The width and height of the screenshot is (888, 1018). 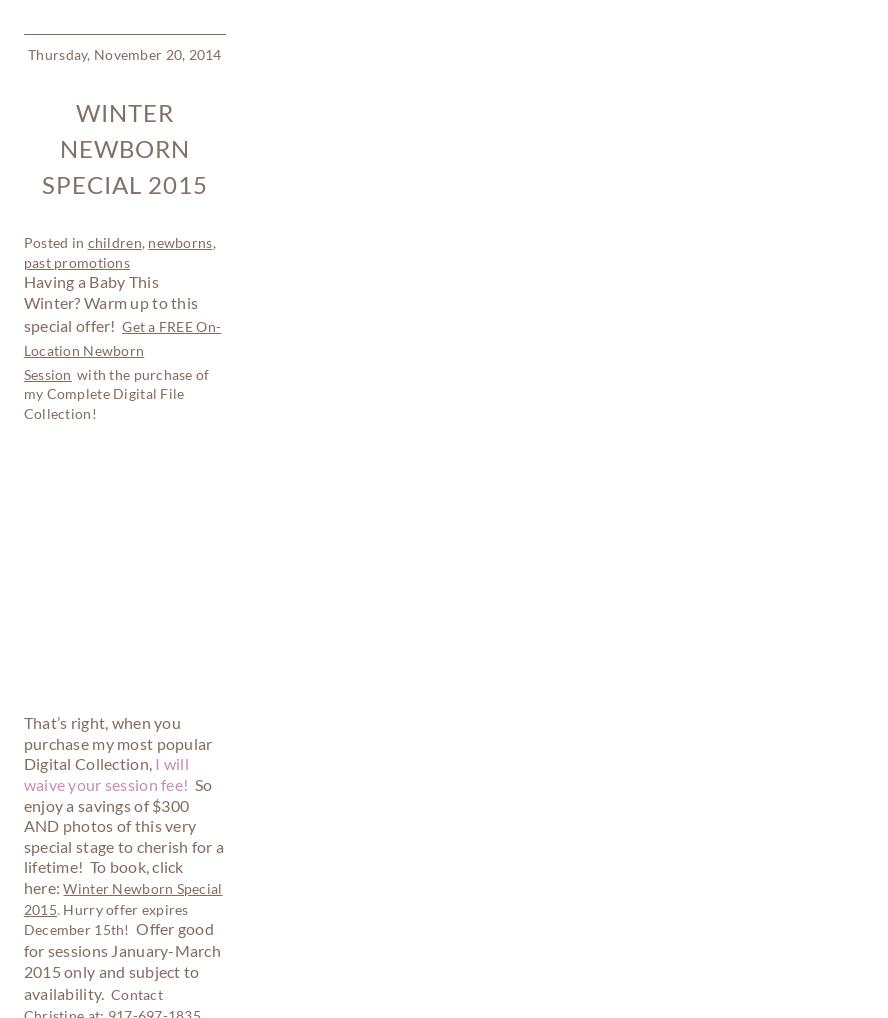 I want to click on 'Mother’s Day Special 2014 – Get a Free Canvas!', so click(x=31, y=675).